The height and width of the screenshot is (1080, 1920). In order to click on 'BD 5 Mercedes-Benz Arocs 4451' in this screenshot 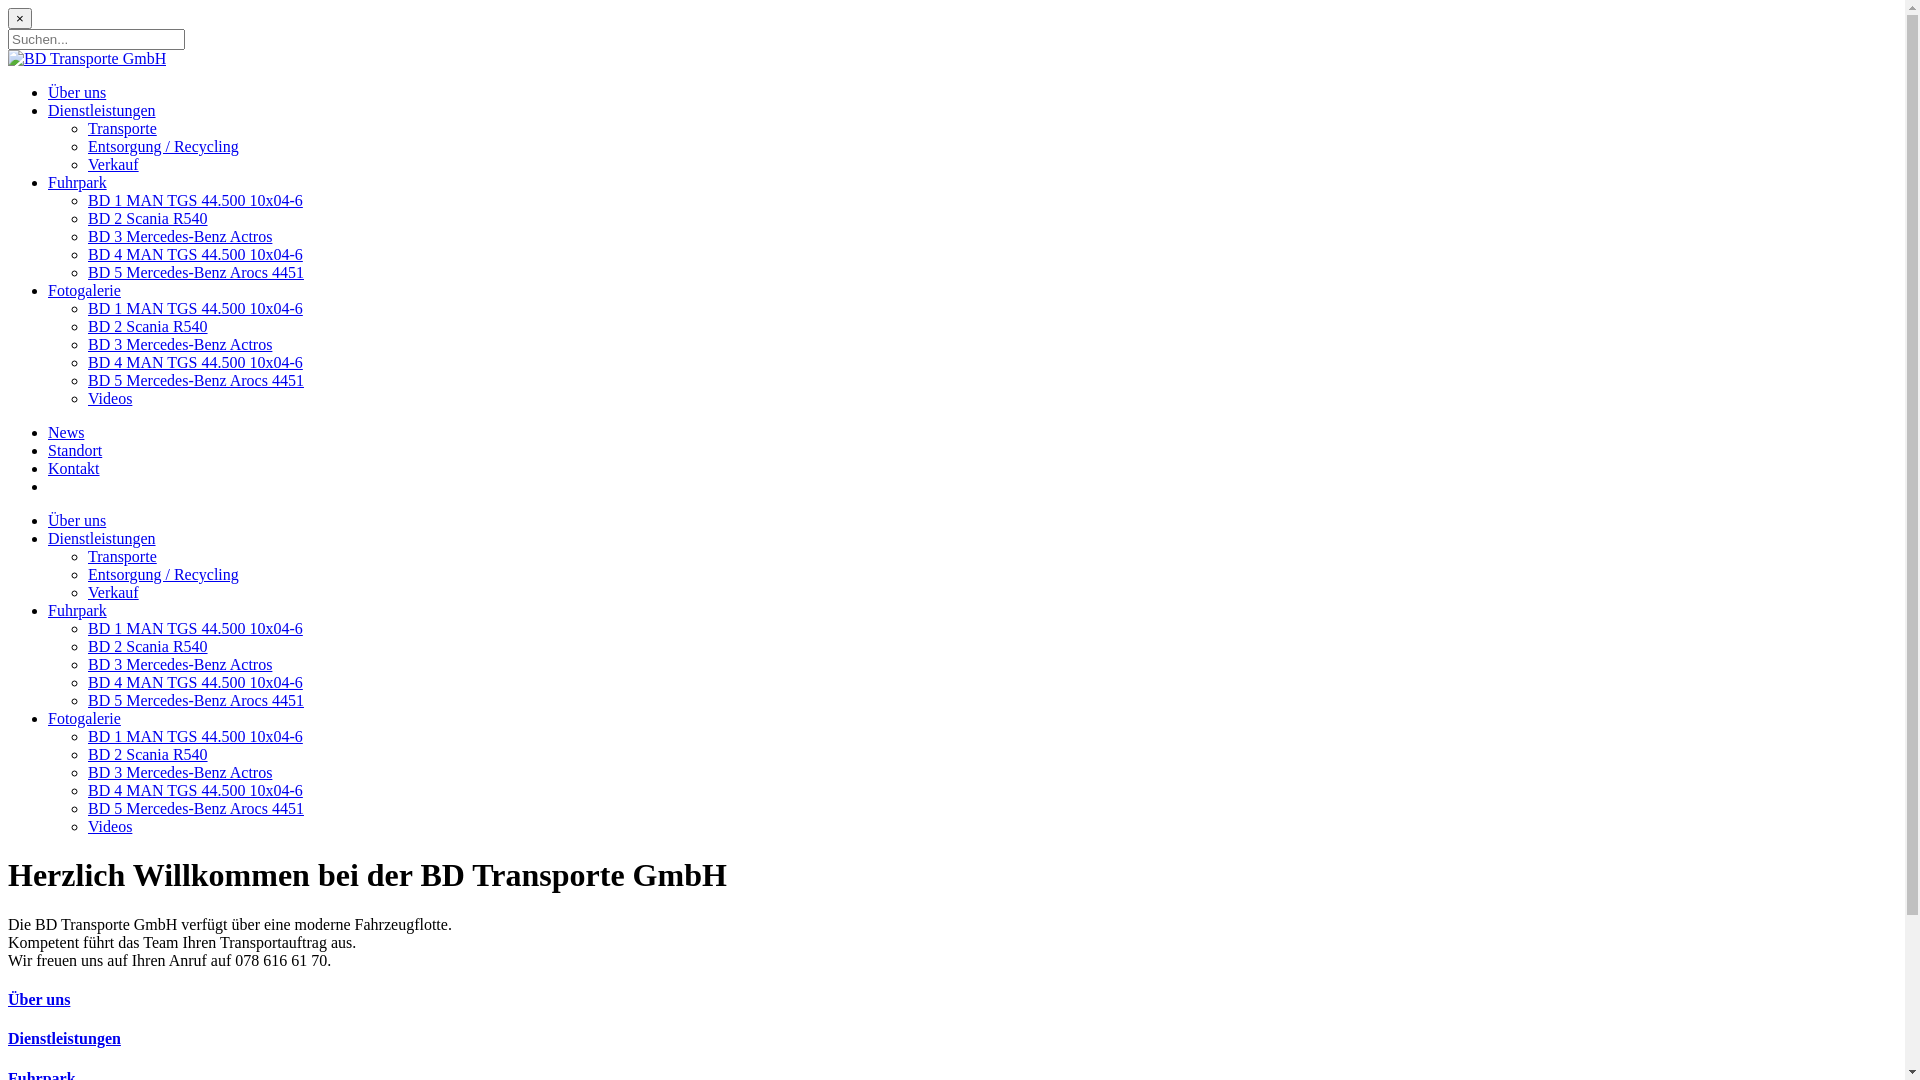, I will do `click(86, 699)`.